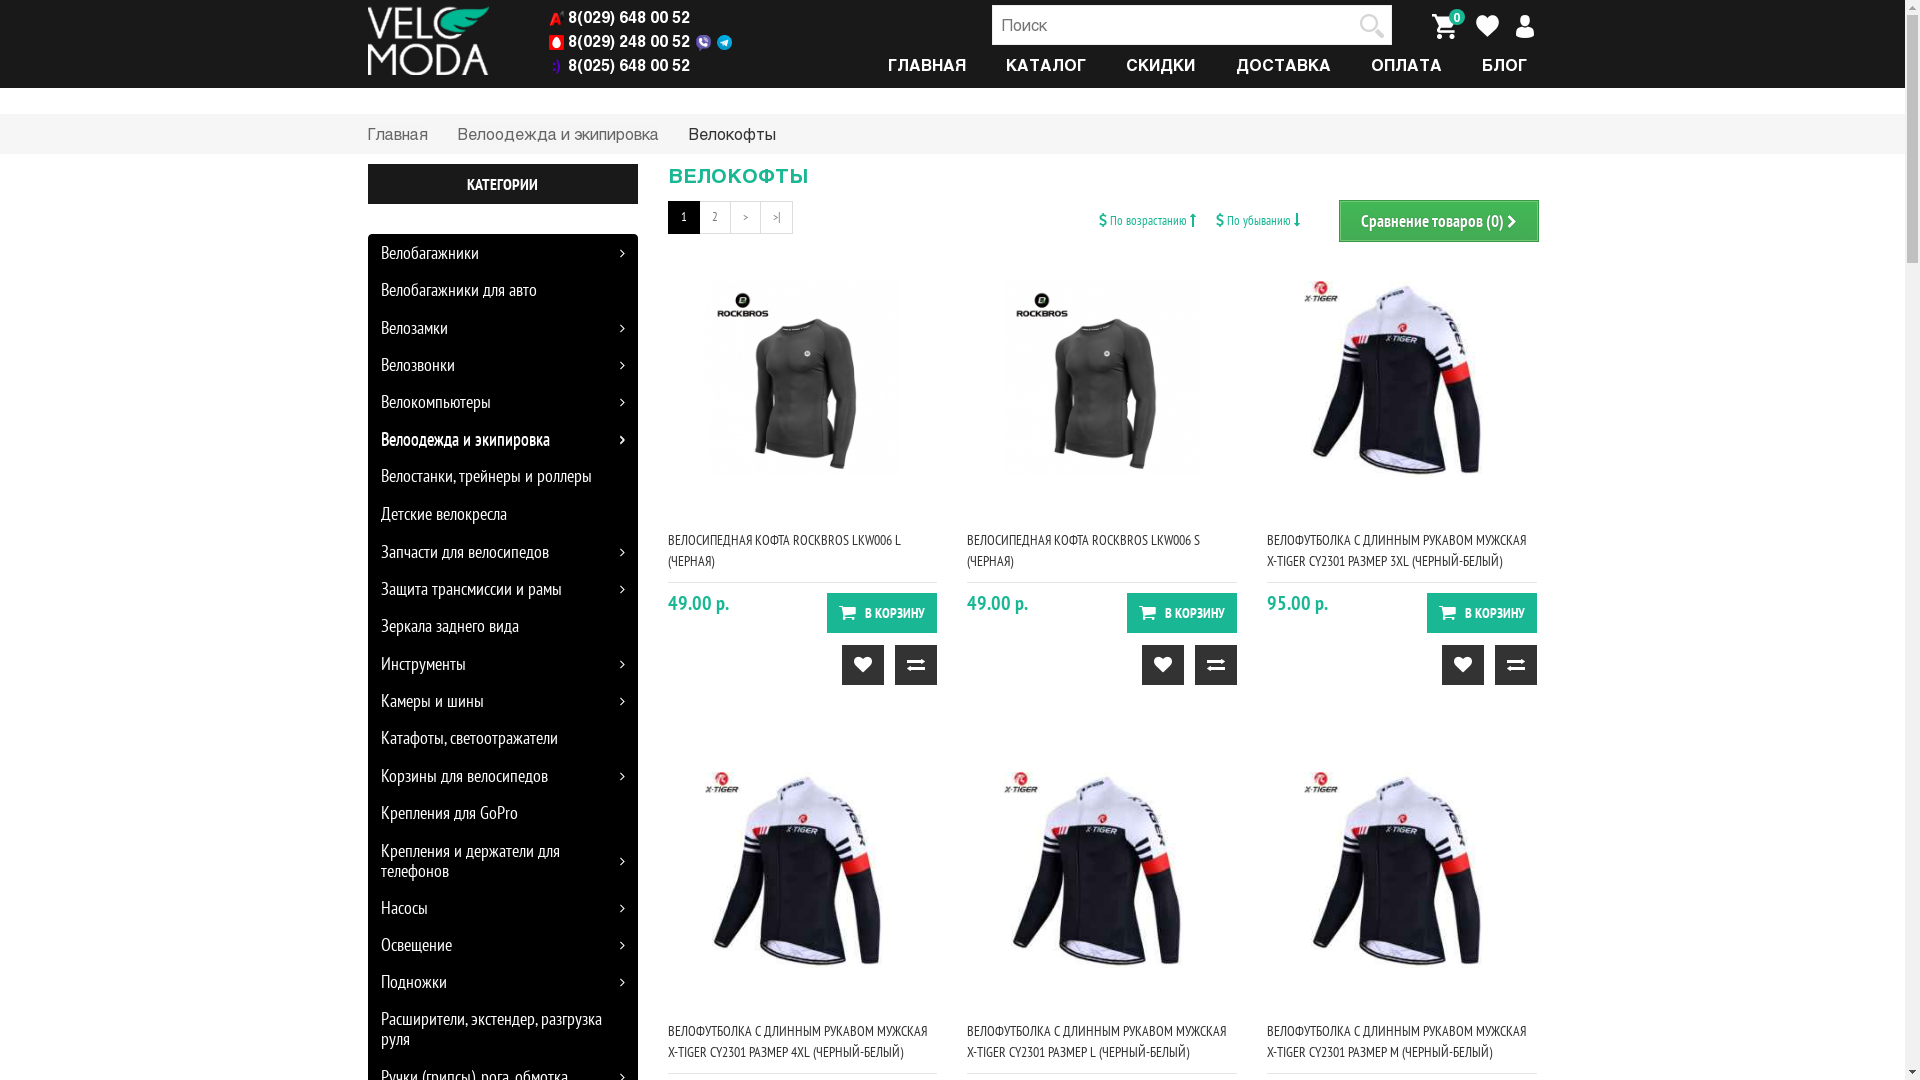 Image resolution: width=1920 pixels, height=1080 pixels. I want to click on '8(025) 648 00 52', so click(618, 63).